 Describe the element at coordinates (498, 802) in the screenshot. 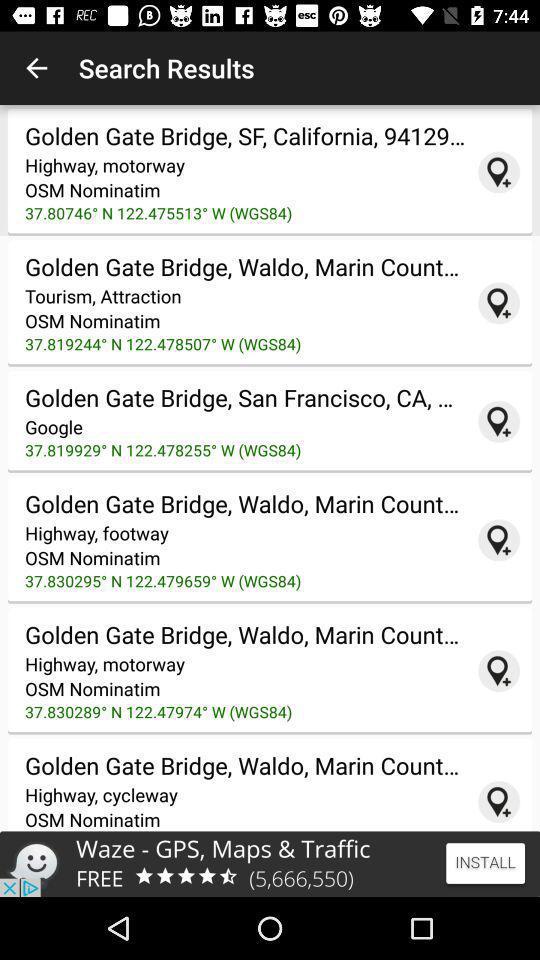

I see `choose location` at that location.